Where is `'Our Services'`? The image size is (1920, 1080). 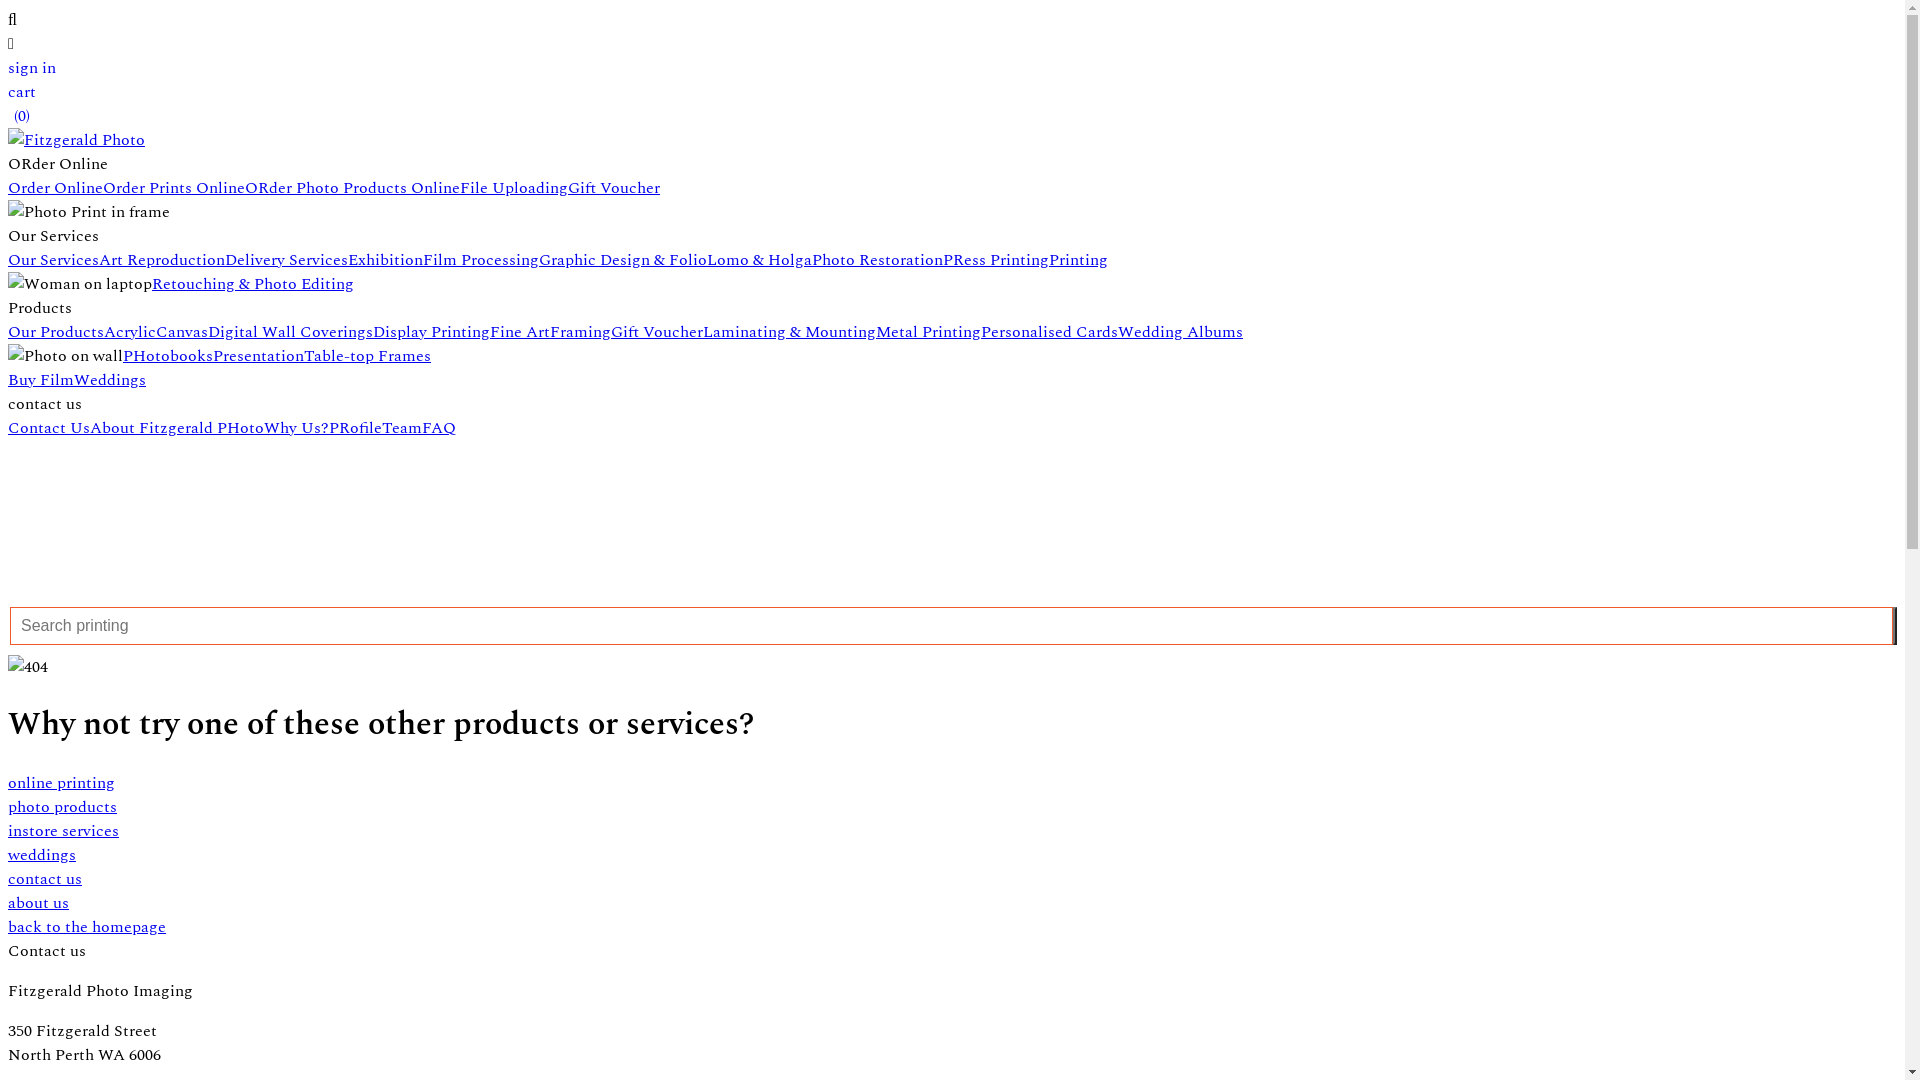 'Our Services' is located at coordinates (53, 258).